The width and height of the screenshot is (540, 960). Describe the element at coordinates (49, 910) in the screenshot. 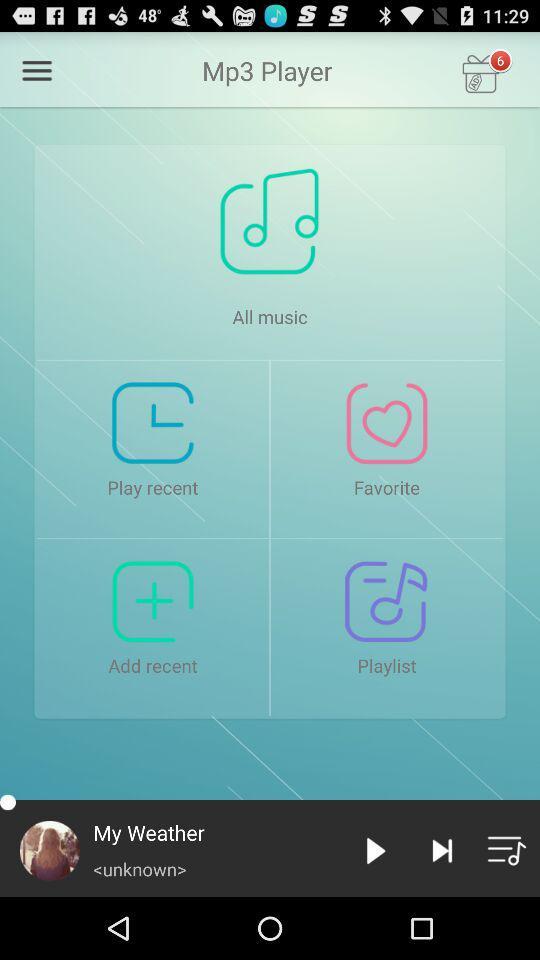

I see `the avatar icon` at that location.